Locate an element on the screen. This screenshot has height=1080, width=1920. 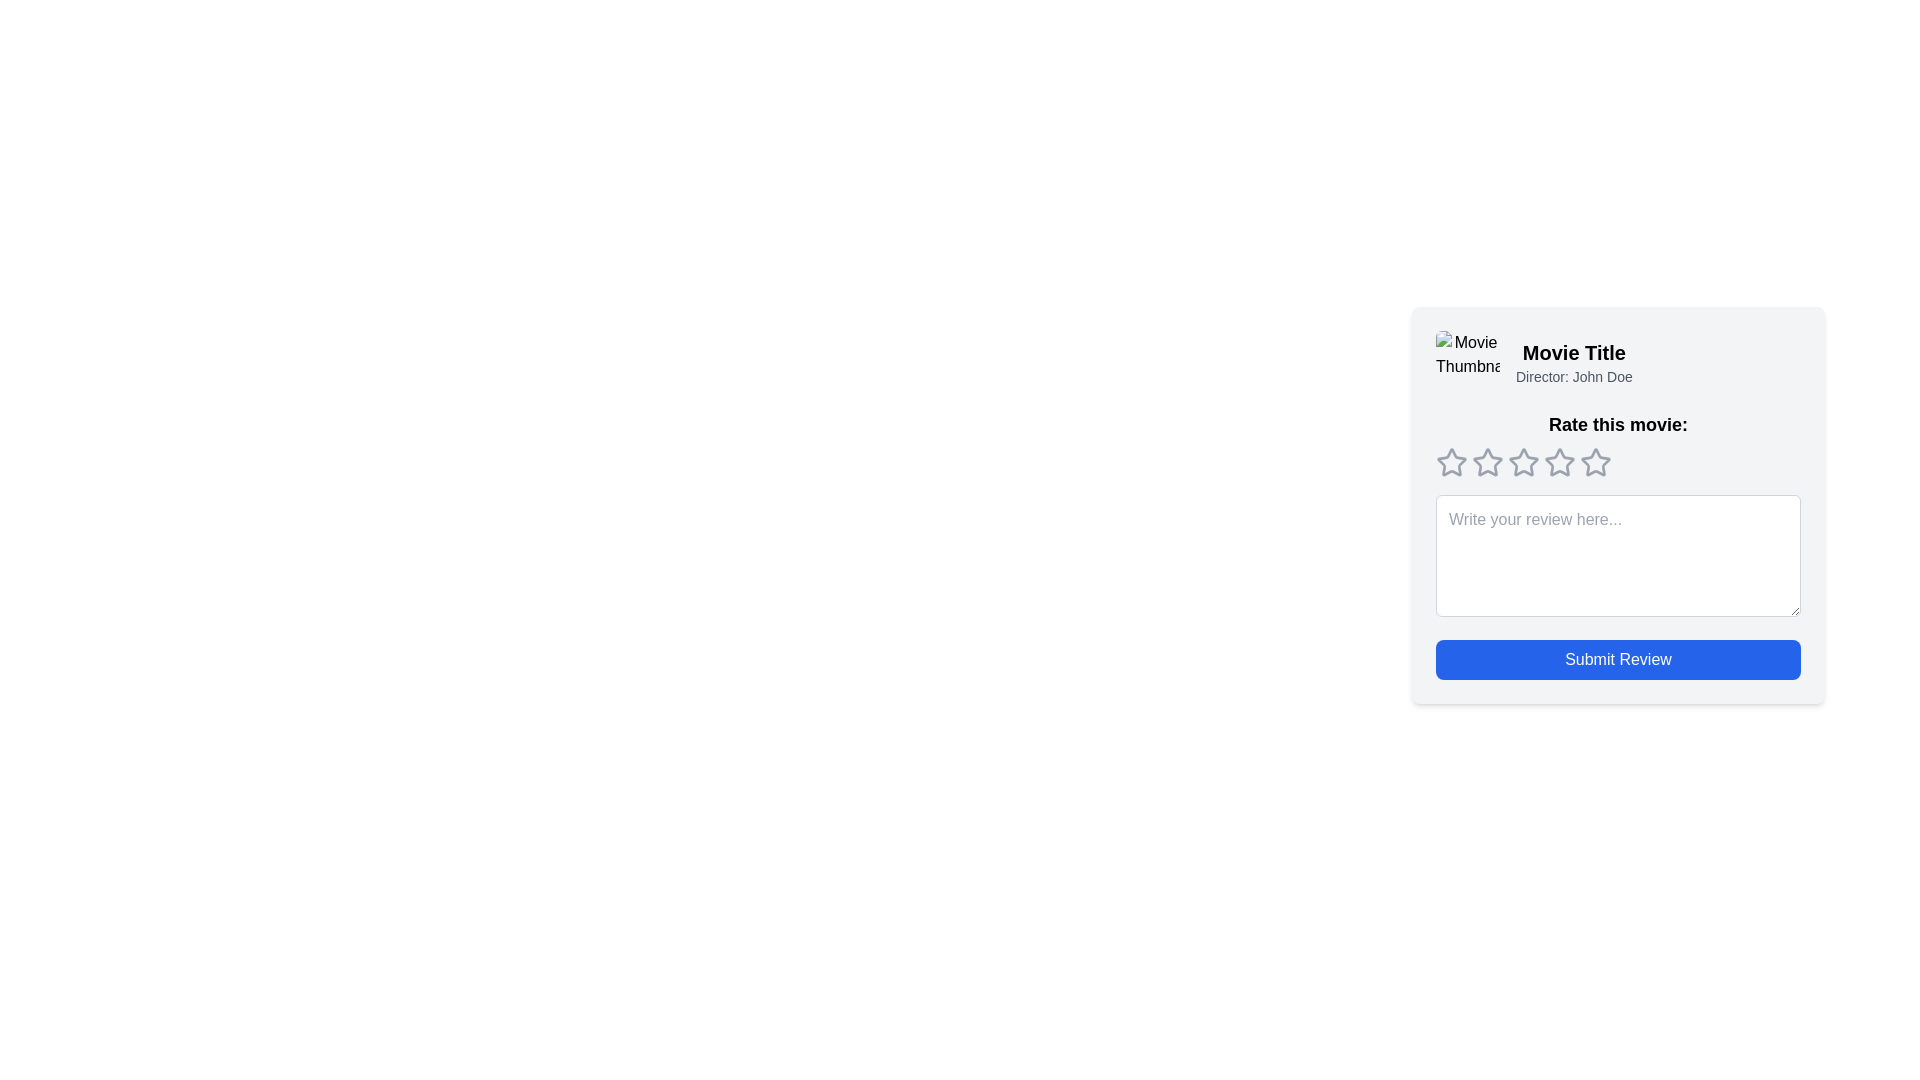
the informational display that shows the movie title, director's name, and thumbnail image is located at coordinates (1618, 362).